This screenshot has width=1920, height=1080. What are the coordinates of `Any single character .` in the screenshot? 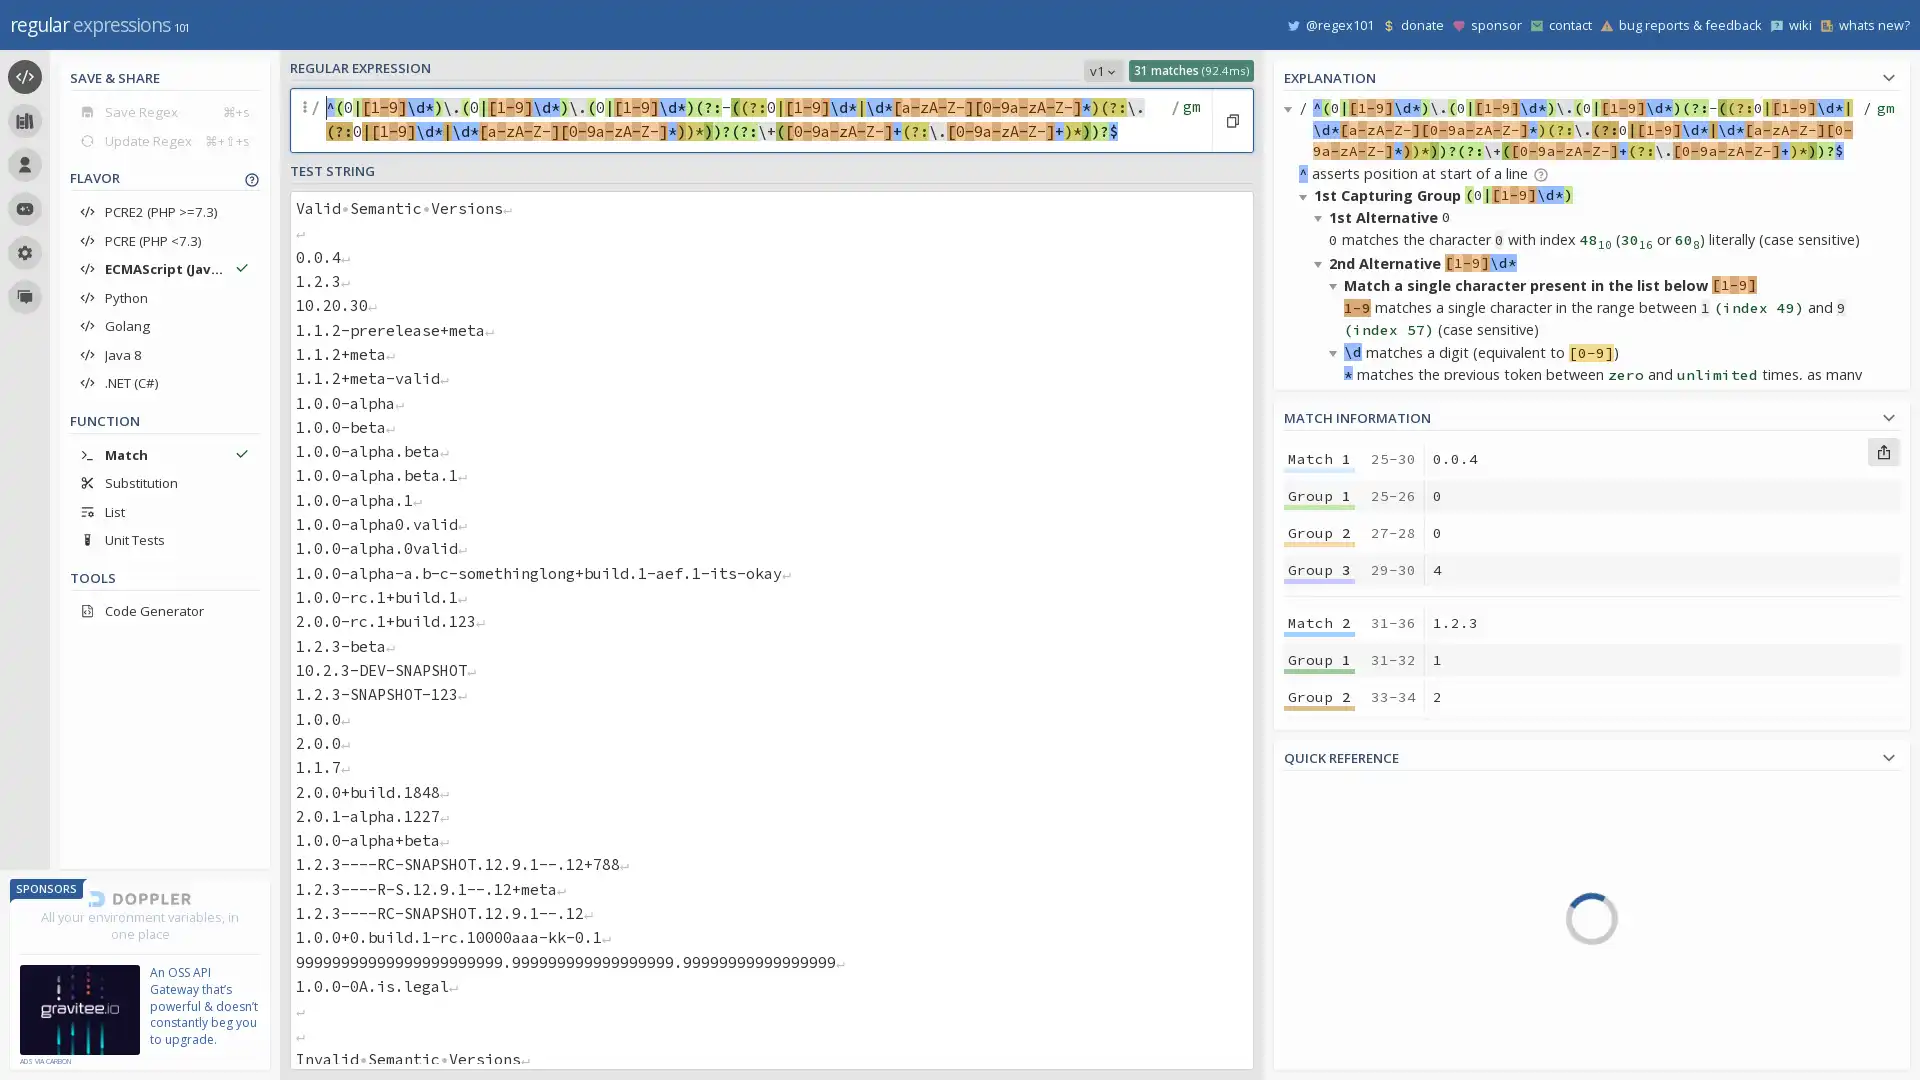 It's located at (1691, 934).